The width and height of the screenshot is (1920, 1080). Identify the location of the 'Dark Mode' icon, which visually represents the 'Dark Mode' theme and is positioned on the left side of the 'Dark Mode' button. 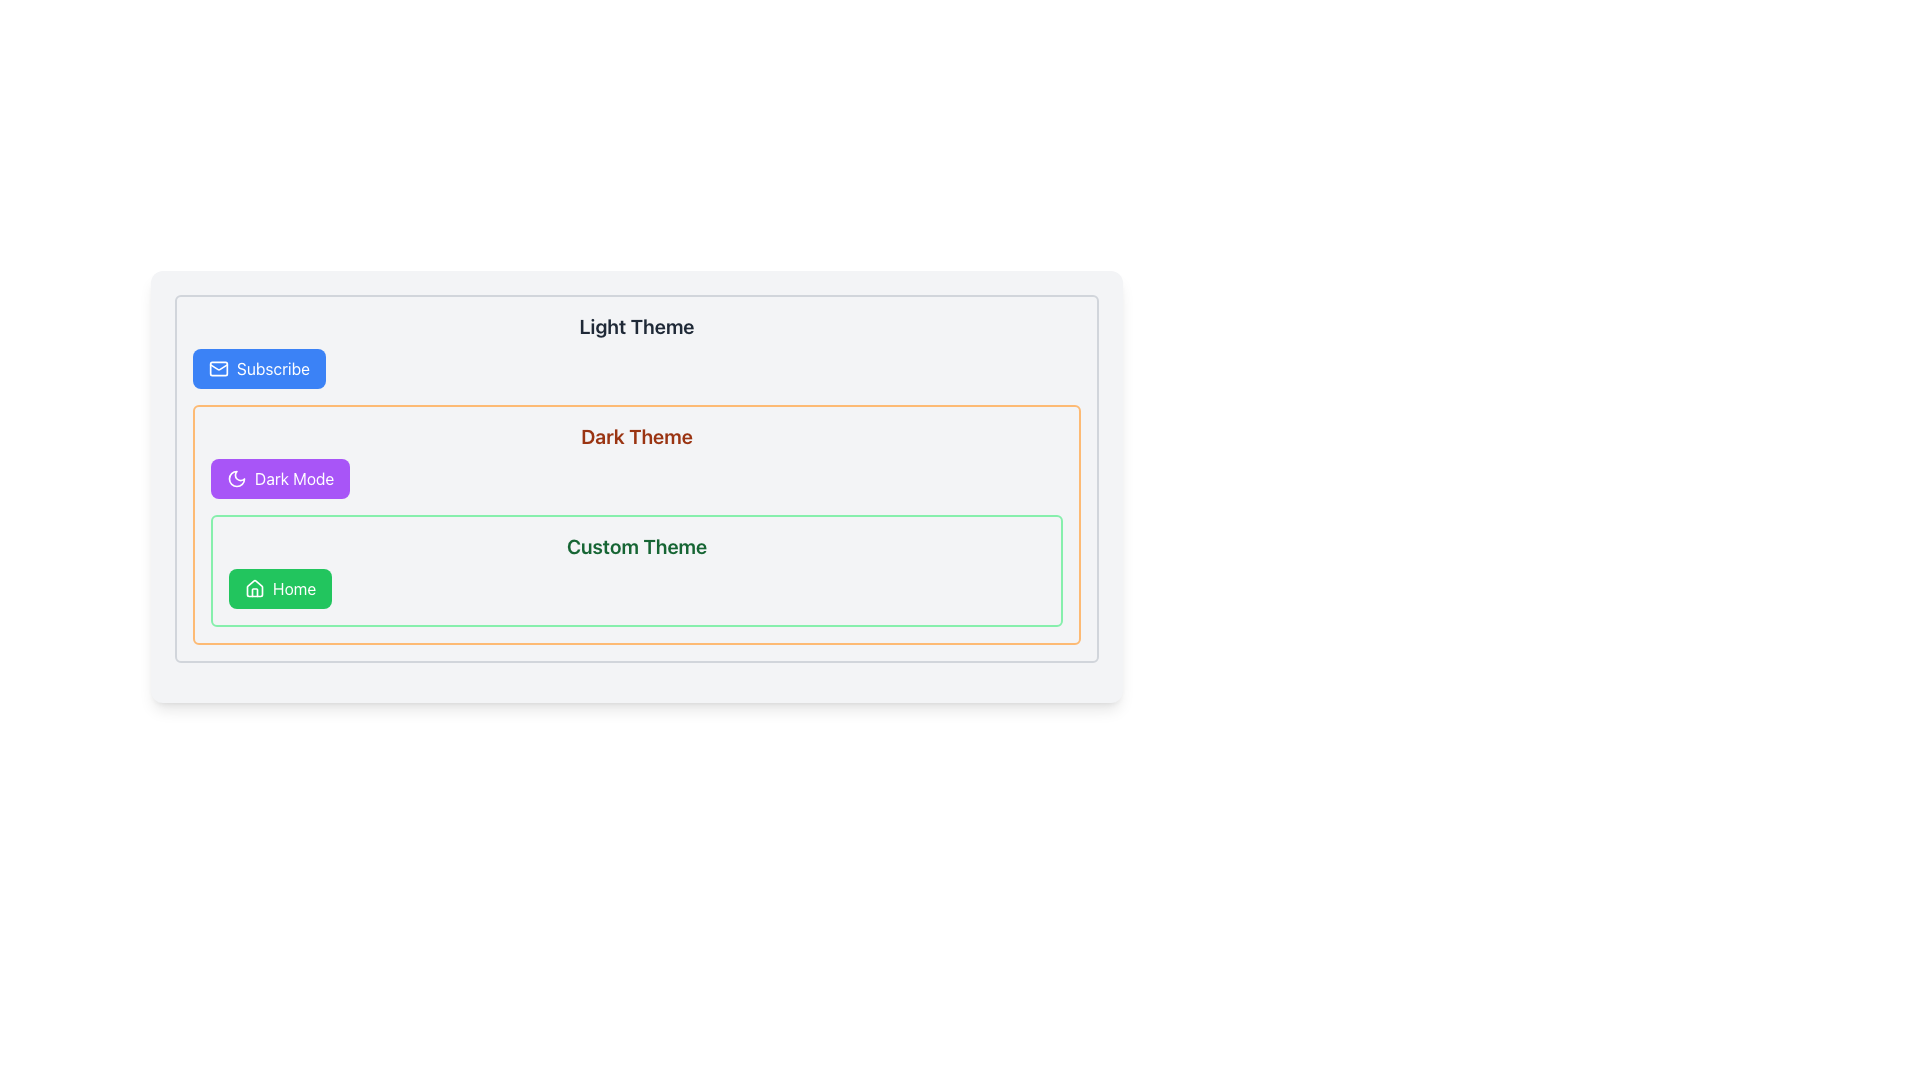
(236, 478).